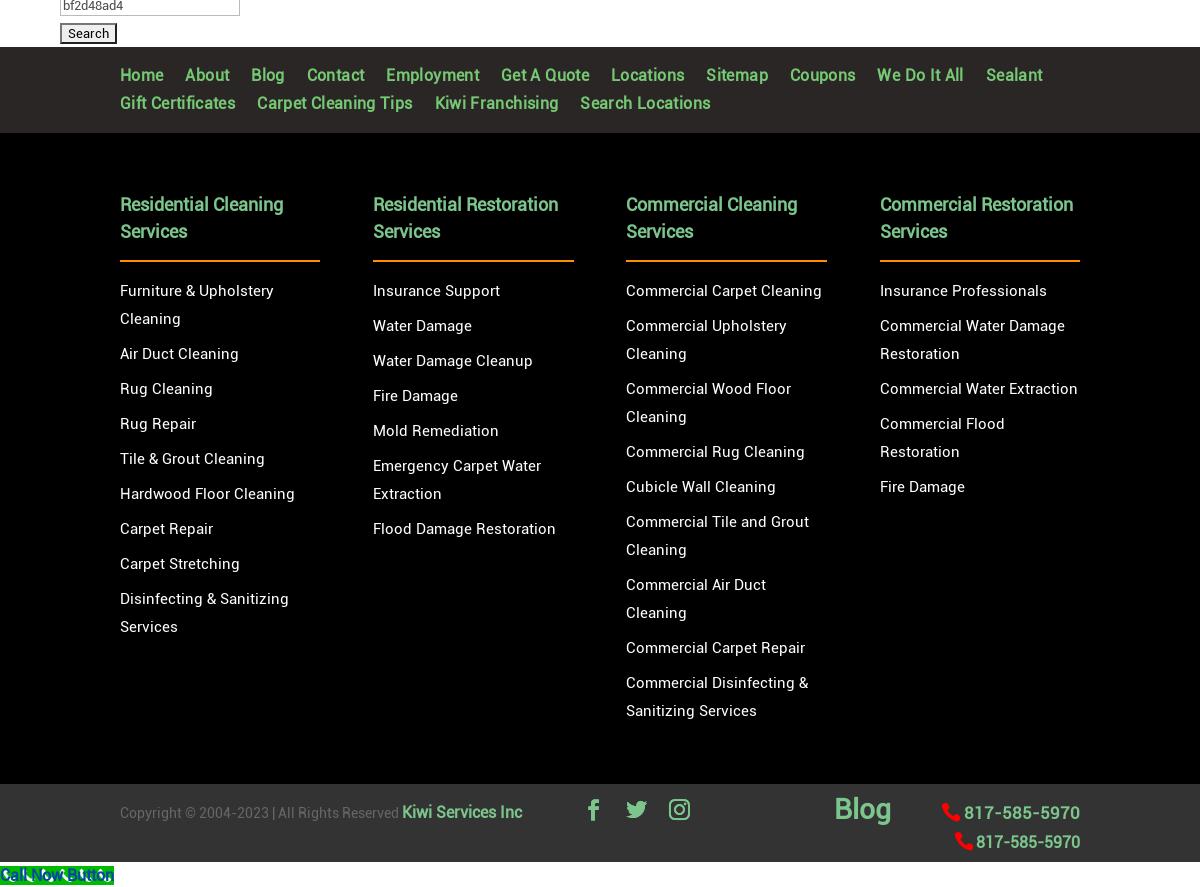 This screenshot has height=887, width=1200. What do you see at coordinates (623, 103) in the screenshot?
I see `'Search Locations'` at bounding box center [623, 103].